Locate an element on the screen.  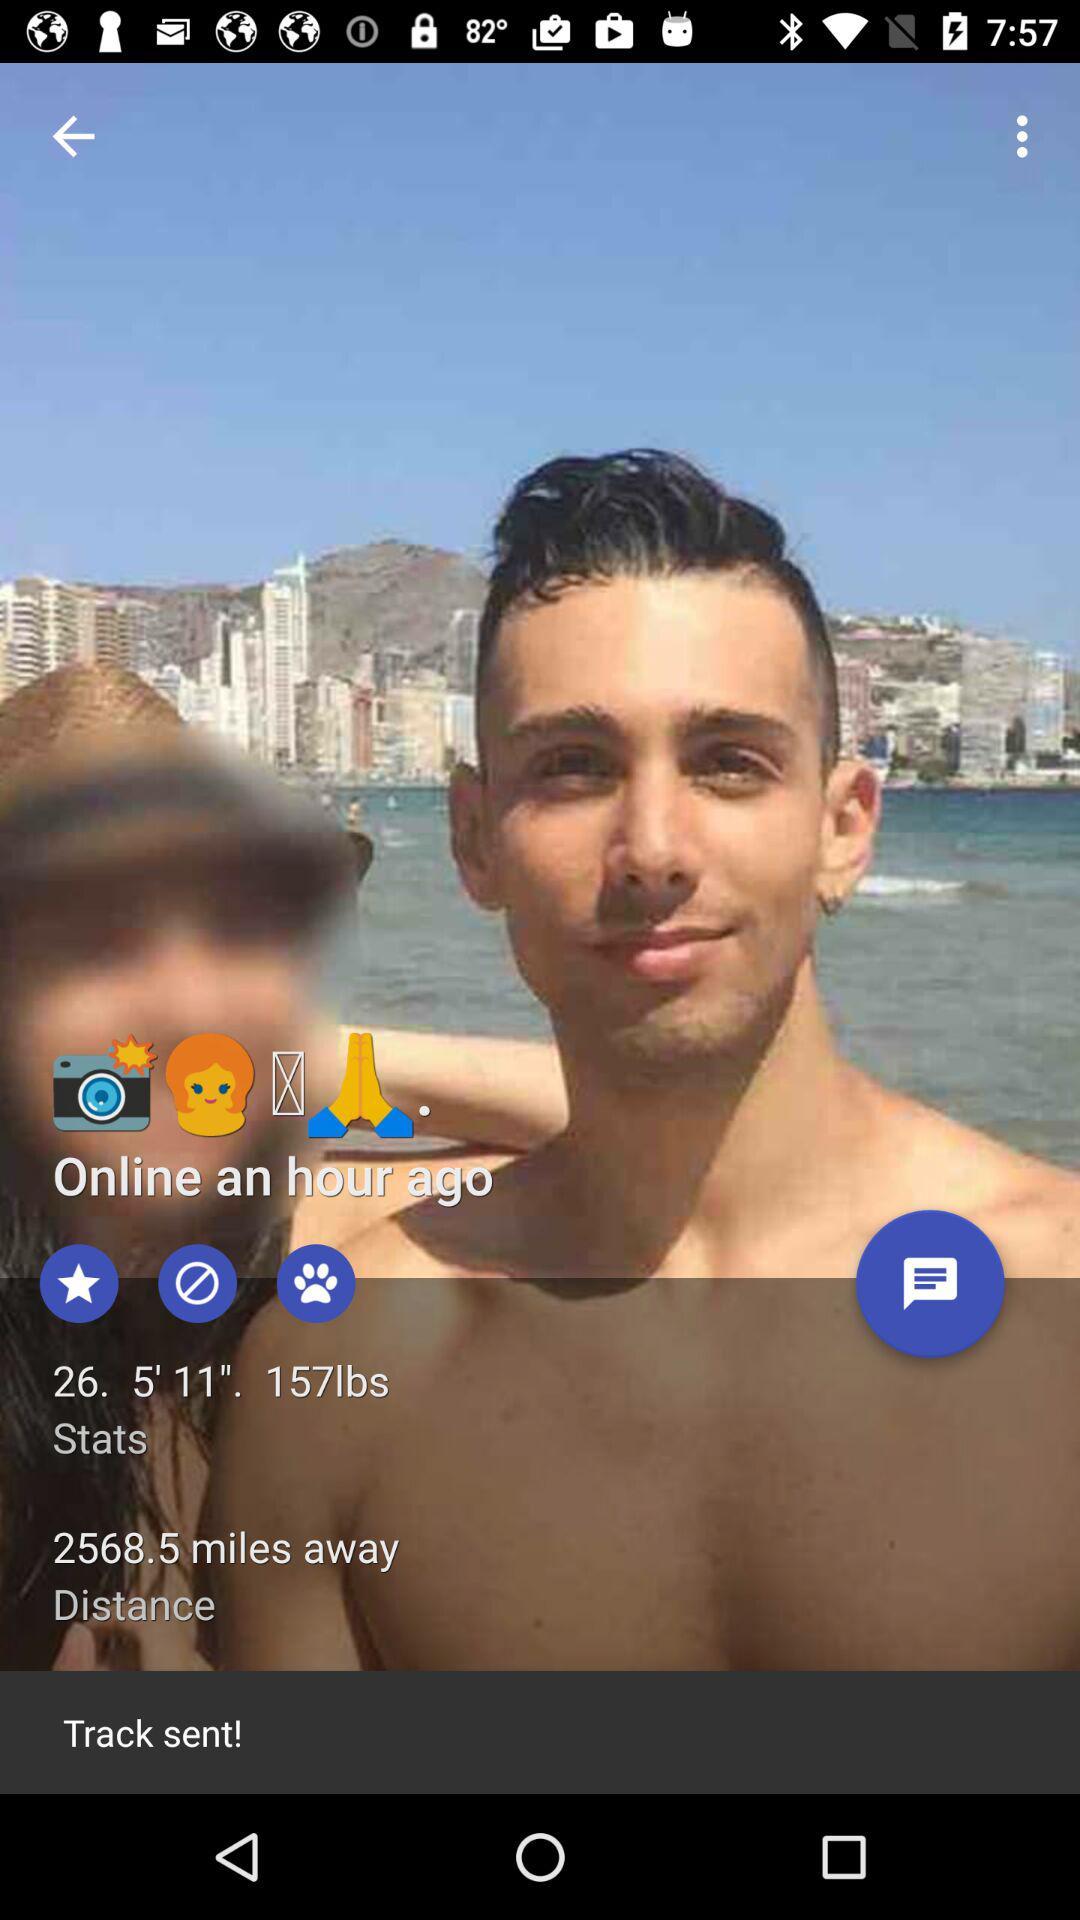
item next to 26 5 11 item is located at coordinates (930, 1291).